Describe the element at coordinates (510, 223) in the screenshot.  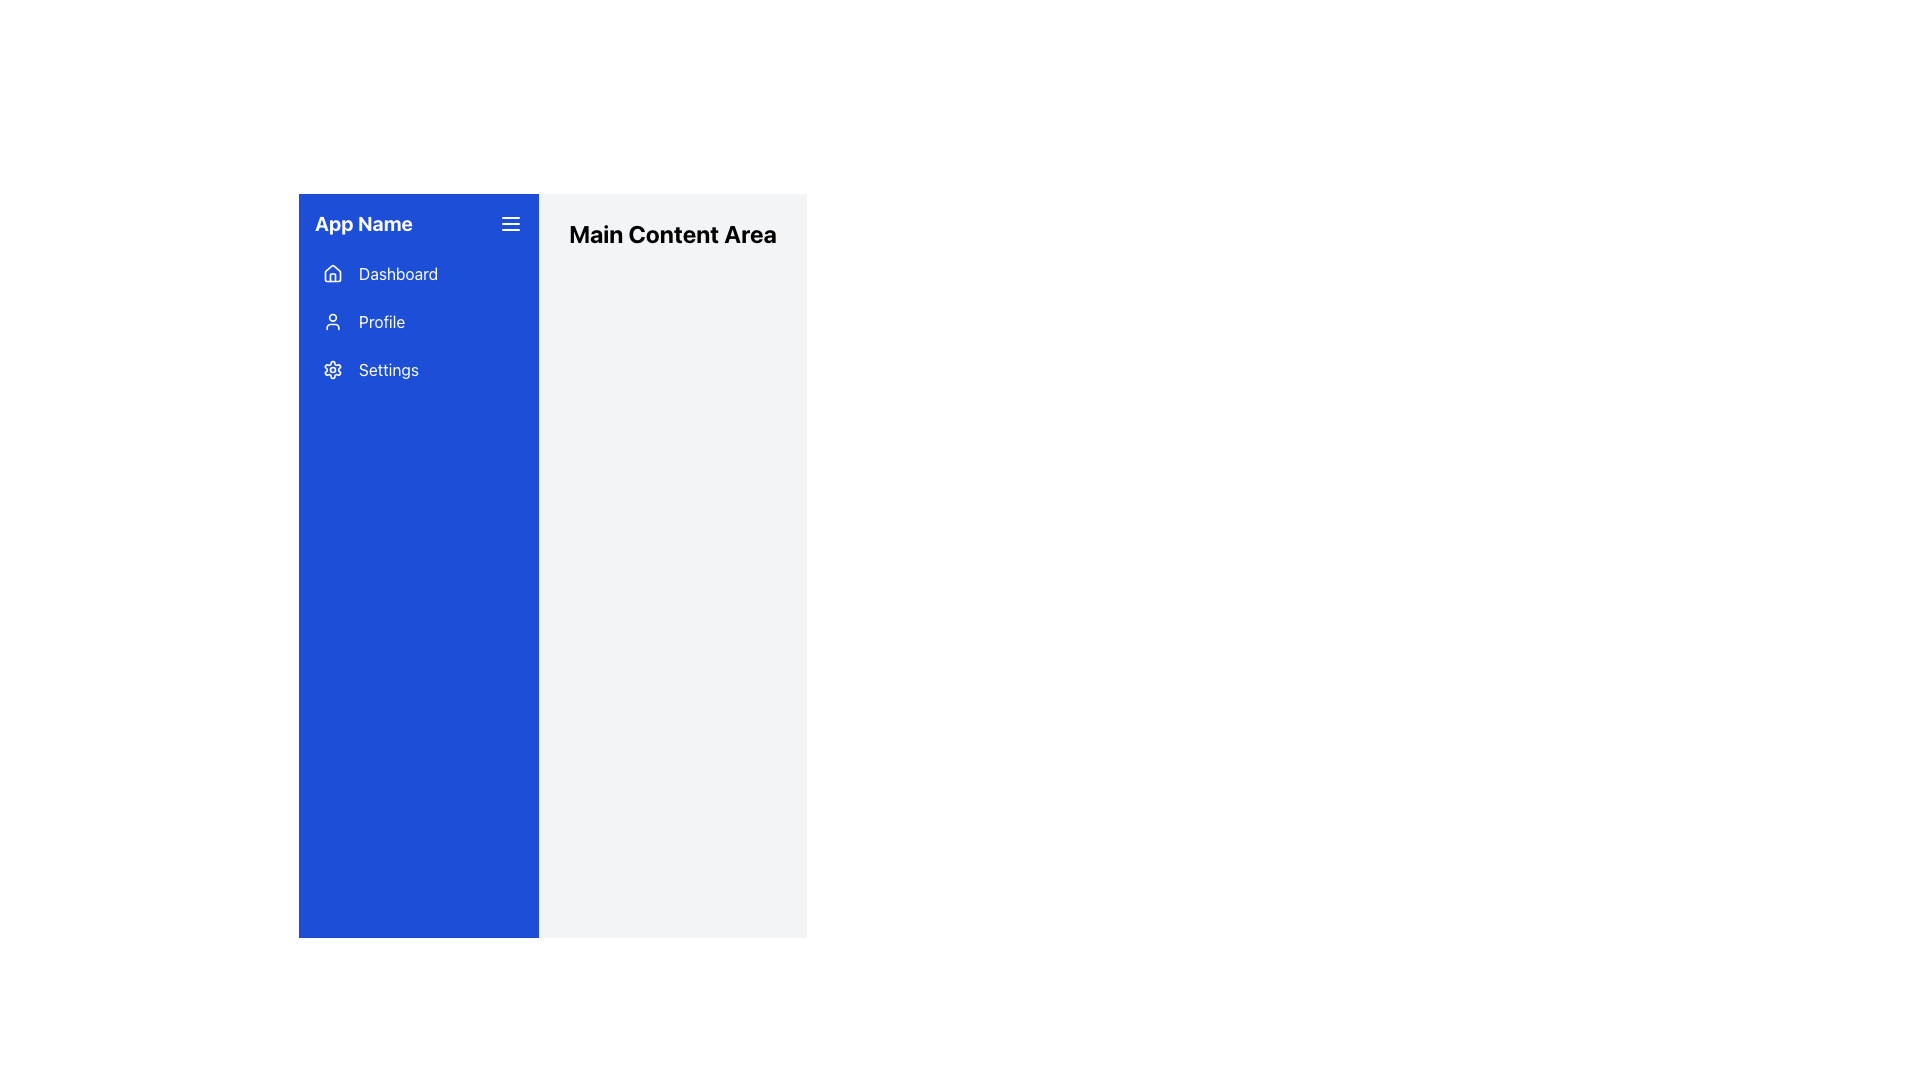
I see `the toggle button located at the top-right corner of the blue sidebar section` at that location.